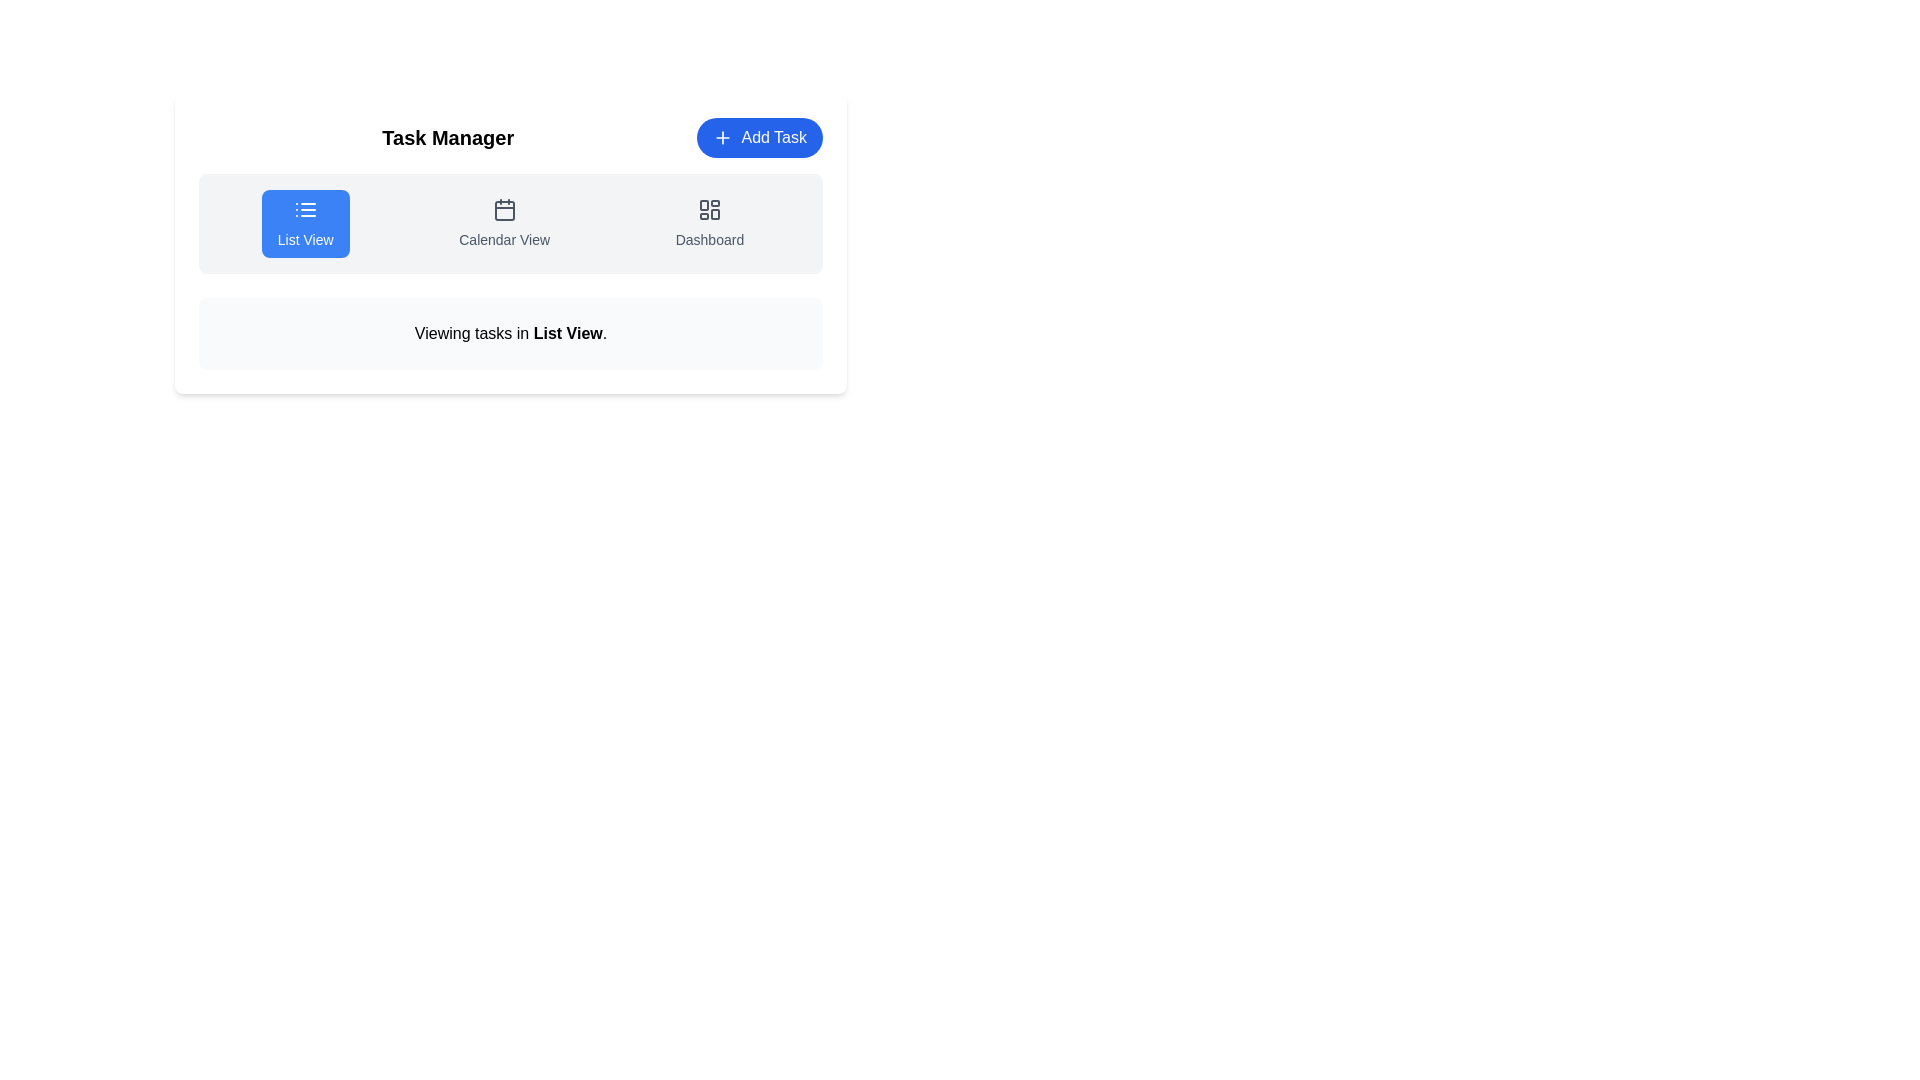 This screenshot has height=1080, width=1920. What do you see at coordinates (504, 209) in the screenshot?
I see `the calendar icon, which is the leftmost component in the 'Calendar View' group, visually represented by a rectangular outline with rounded corners and smaller elements resembling a calendar` at bounding box center [504, 209].